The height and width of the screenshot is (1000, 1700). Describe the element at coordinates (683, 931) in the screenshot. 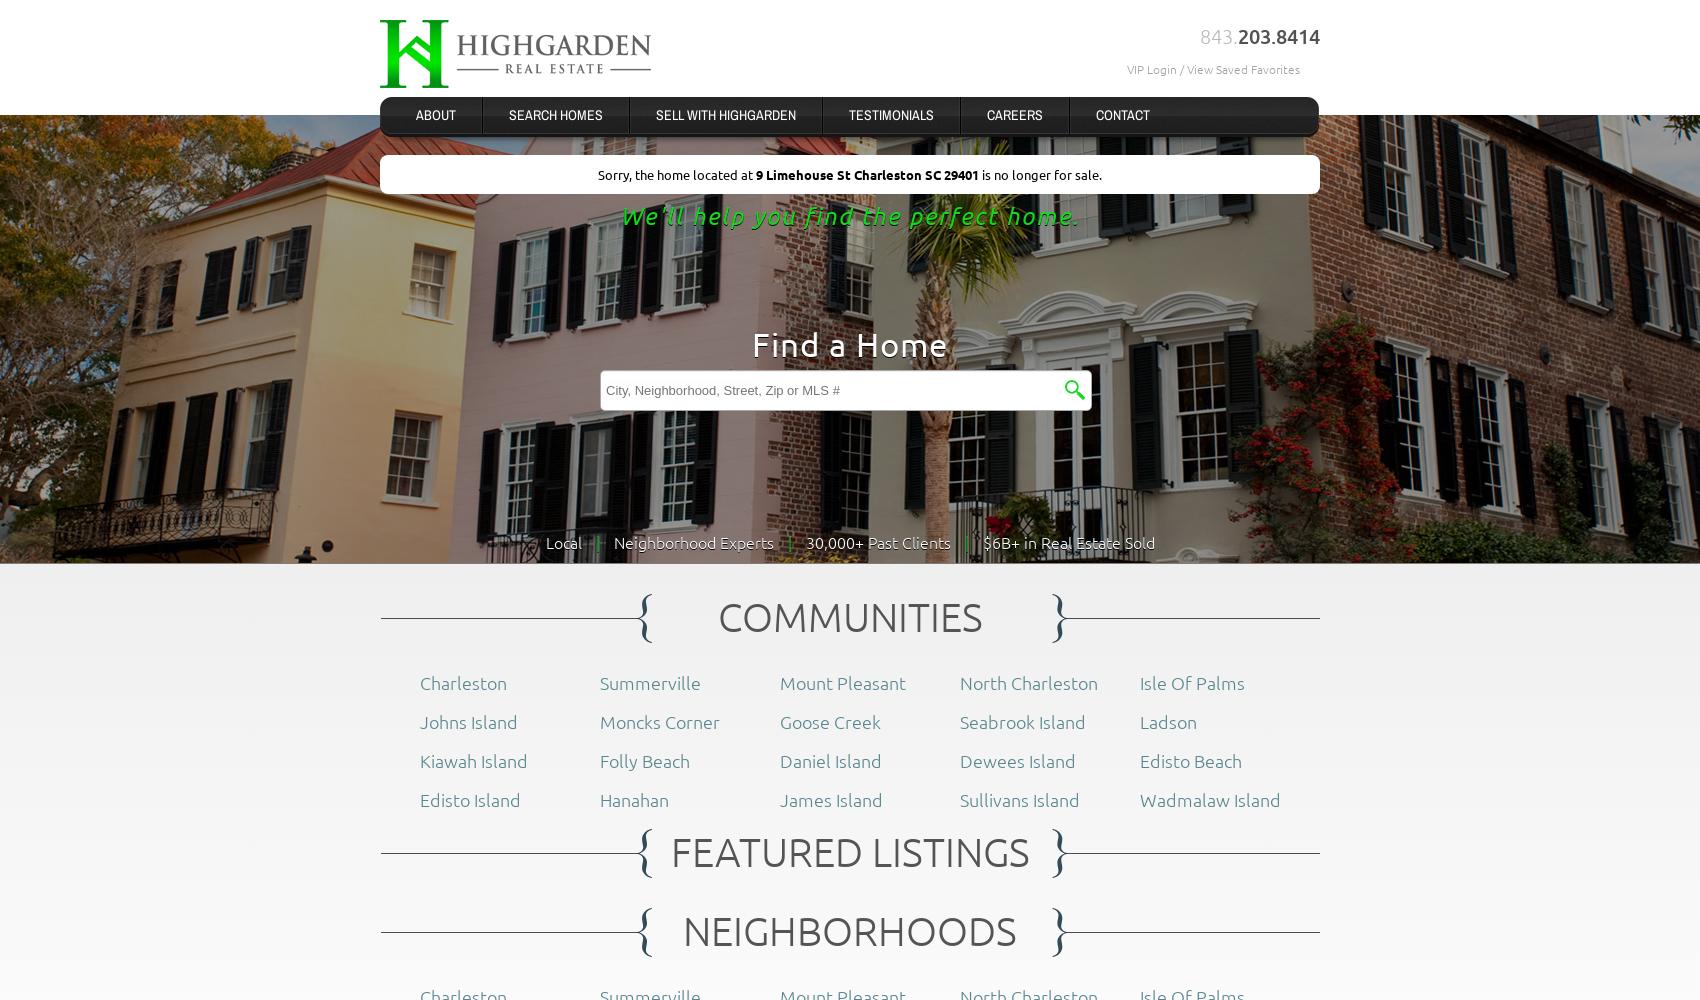

I see `'NEIGHBORHOODS'` at that location.